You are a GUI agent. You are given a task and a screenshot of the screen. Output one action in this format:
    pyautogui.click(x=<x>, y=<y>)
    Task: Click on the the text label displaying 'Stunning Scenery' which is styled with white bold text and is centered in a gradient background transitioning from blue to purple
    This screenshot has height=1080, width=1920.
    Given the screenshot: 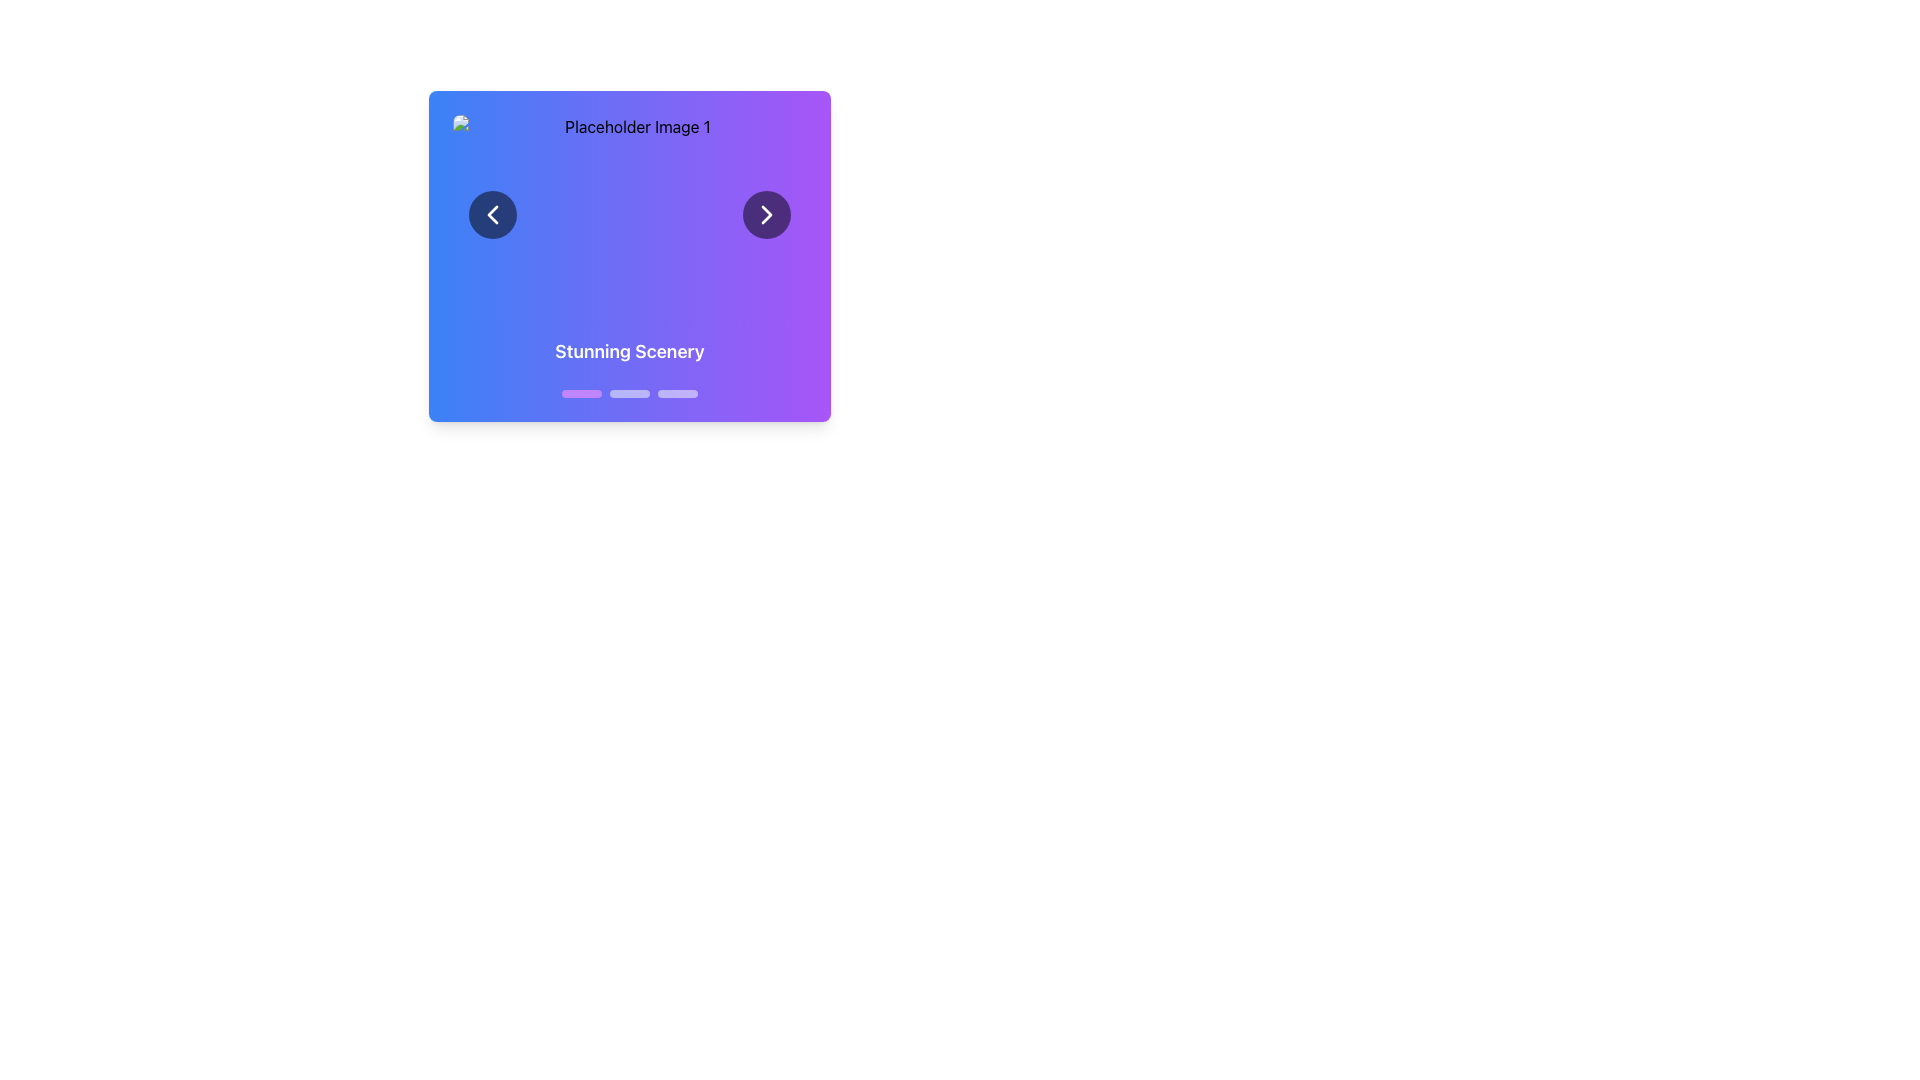 What is the action you would take?
    pyautogui.click(x=628, y=351)
    